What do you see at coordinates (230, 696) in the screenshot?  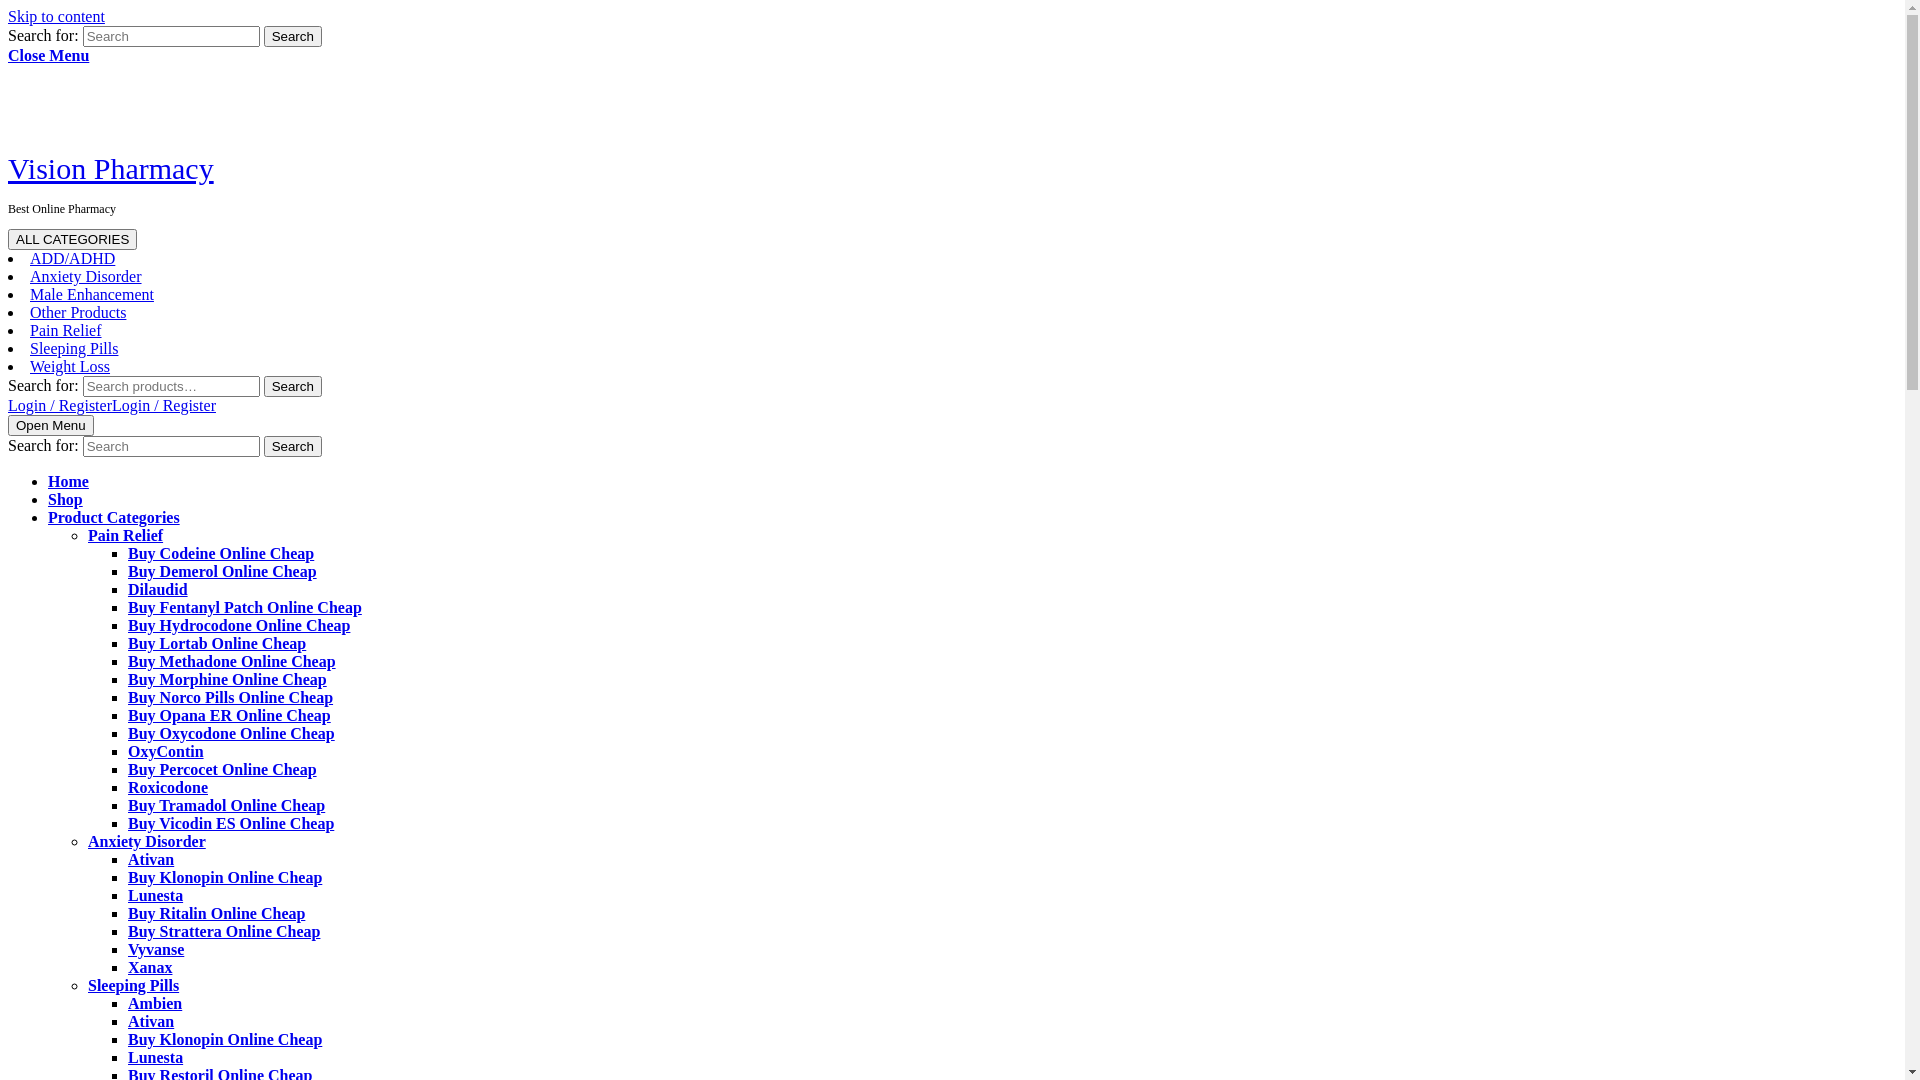 I see `'Buy Norco Pills Online Cheap'` at bounding box center [230, 696].